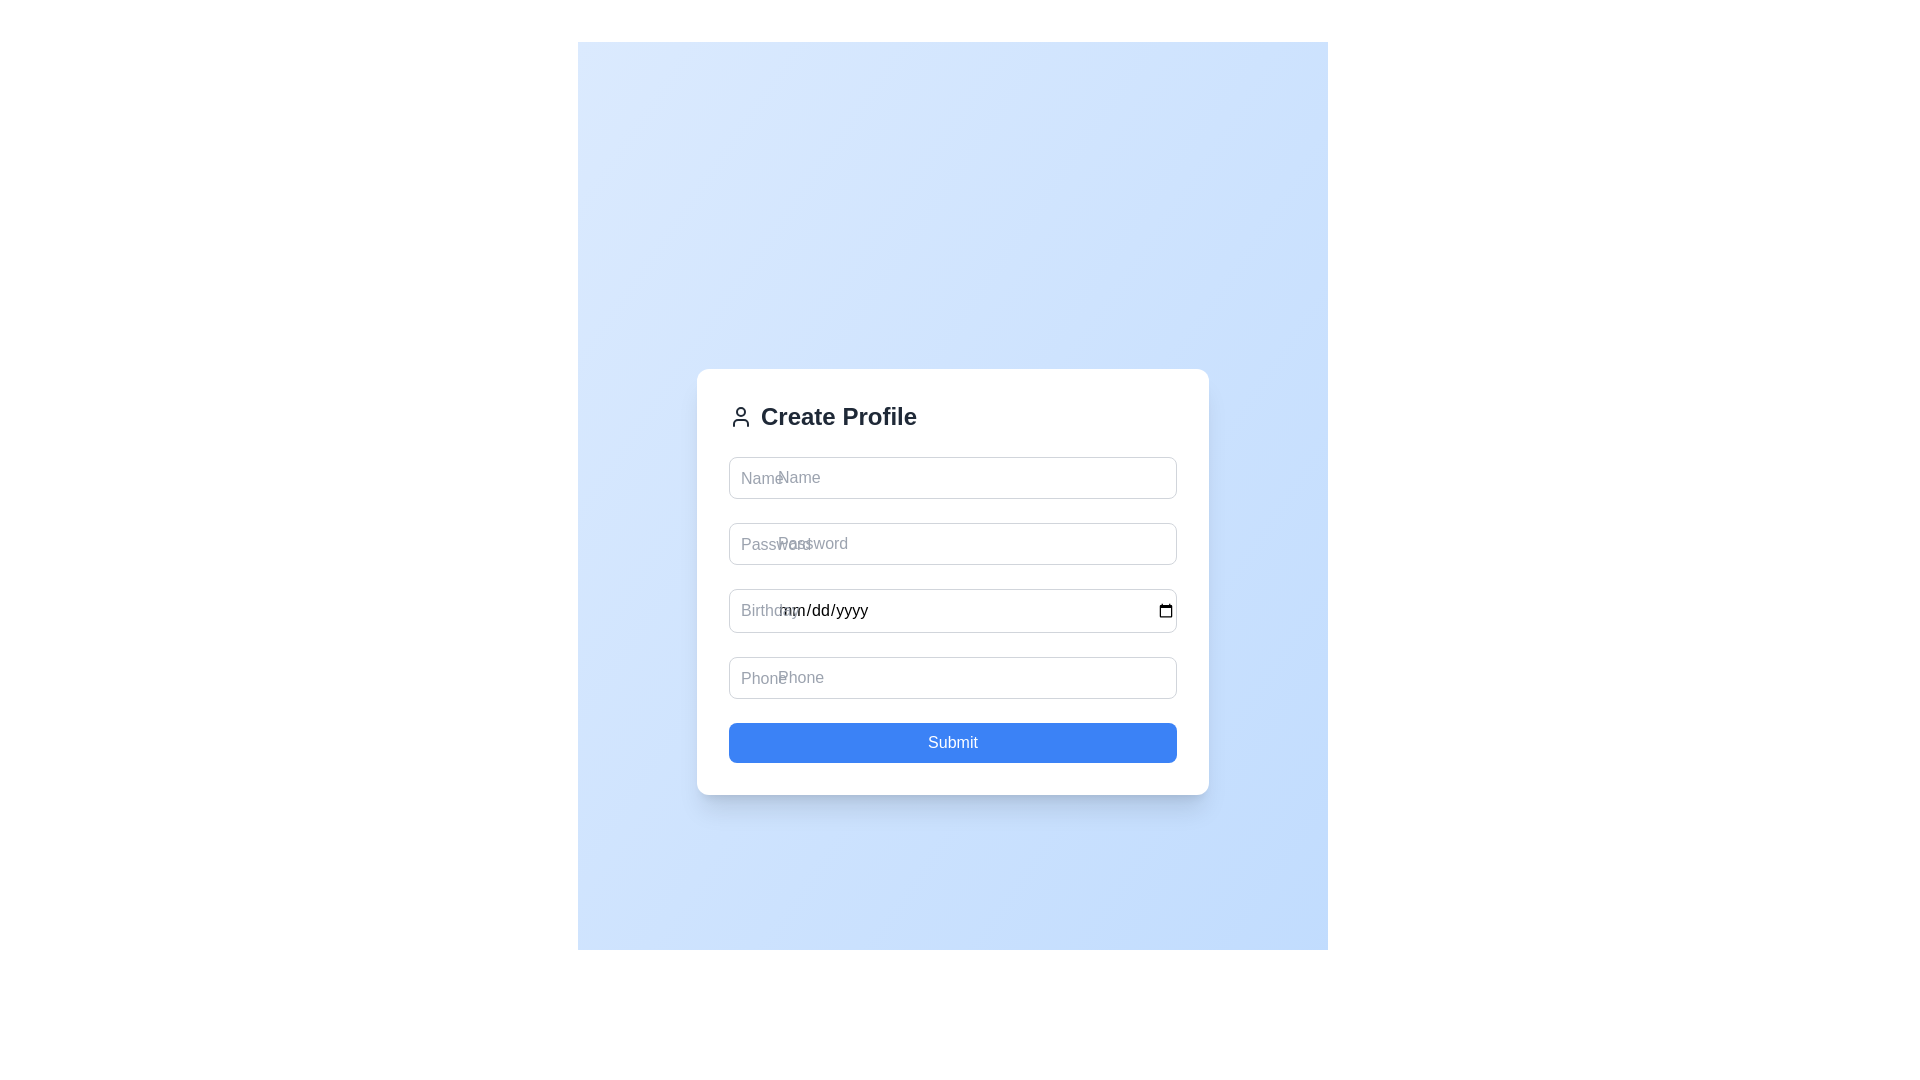 The height and width of the screenshot is (1080, 1920). Describe the element at coordinates (952, 543) in the screenshot. I see `the Password input field in the 'Create Profile' section by tabbing to it` at that location.